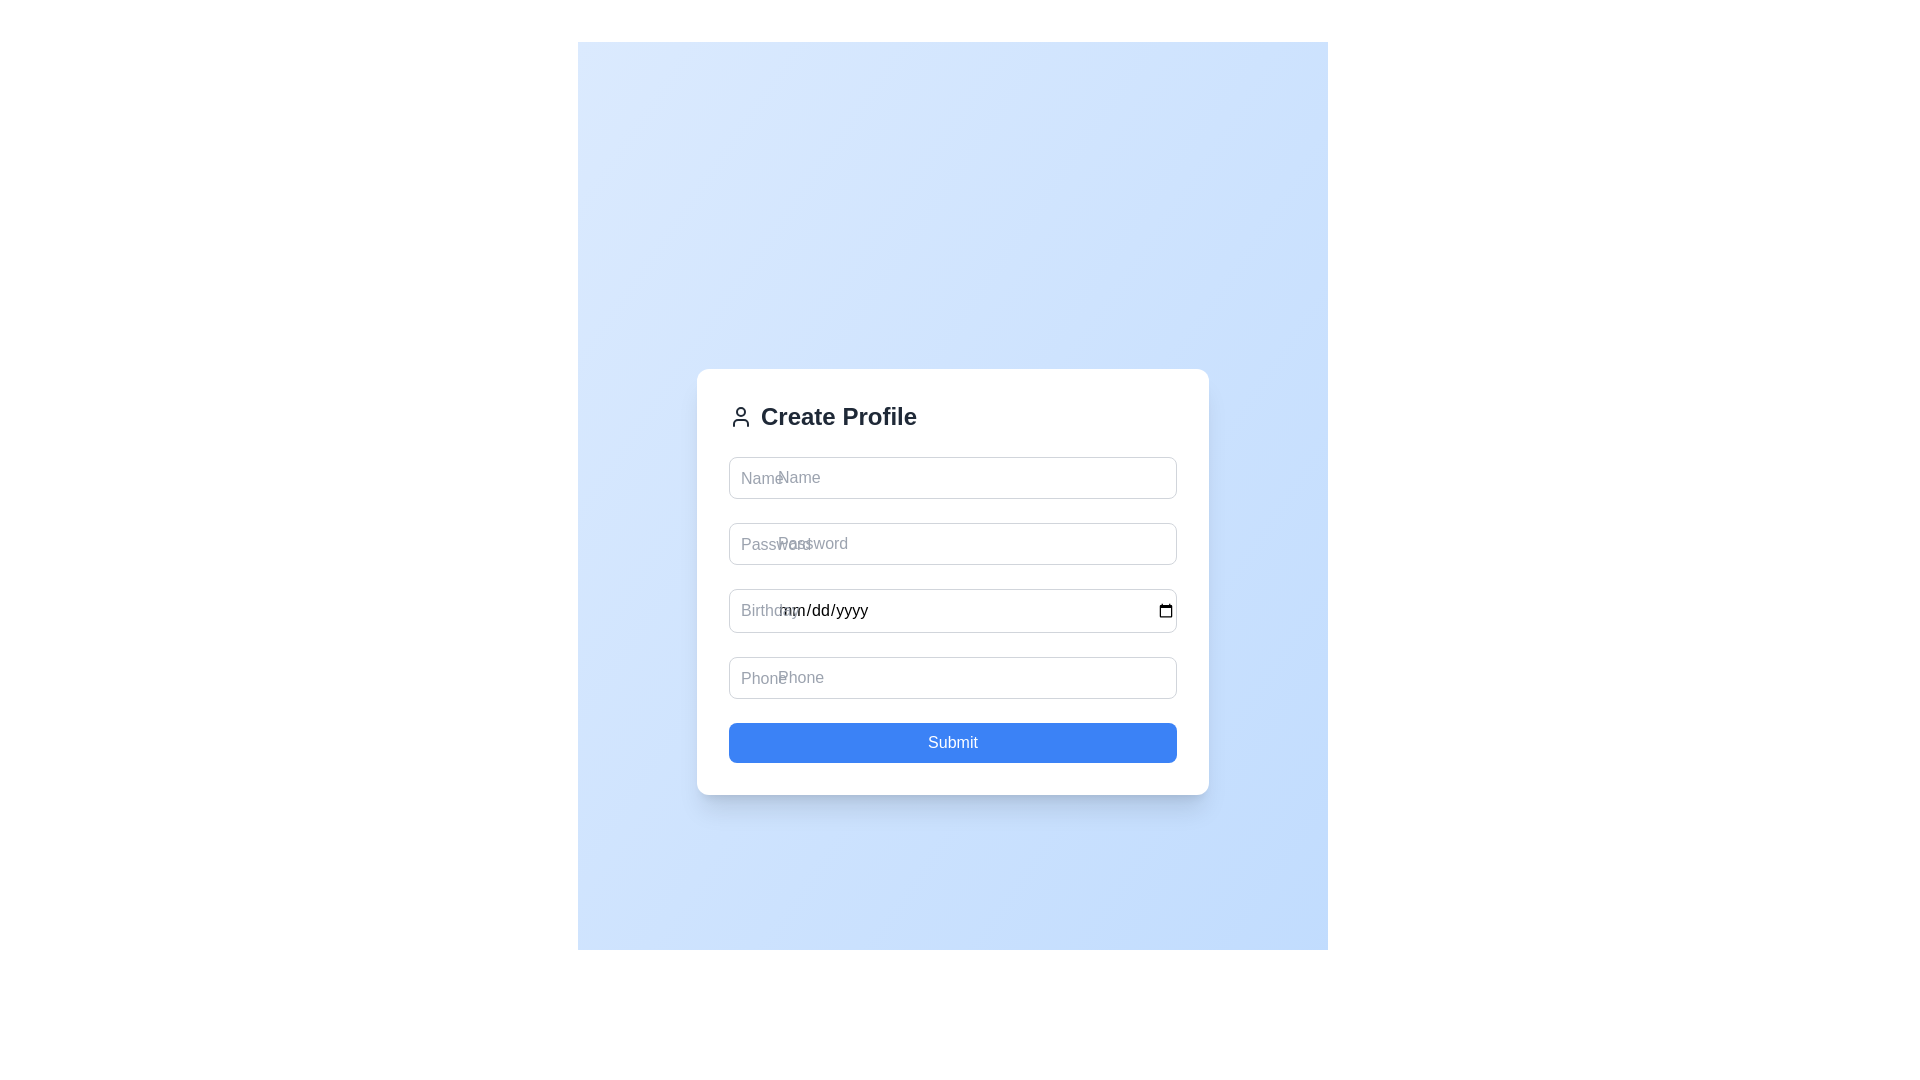 The height and width of the screenshot is (1080, 1920). Describe the element at coordinates (952, 543) in the screenshot. I see `the Password input field in the 'Create Profile' section by tabbing to it` at that location.